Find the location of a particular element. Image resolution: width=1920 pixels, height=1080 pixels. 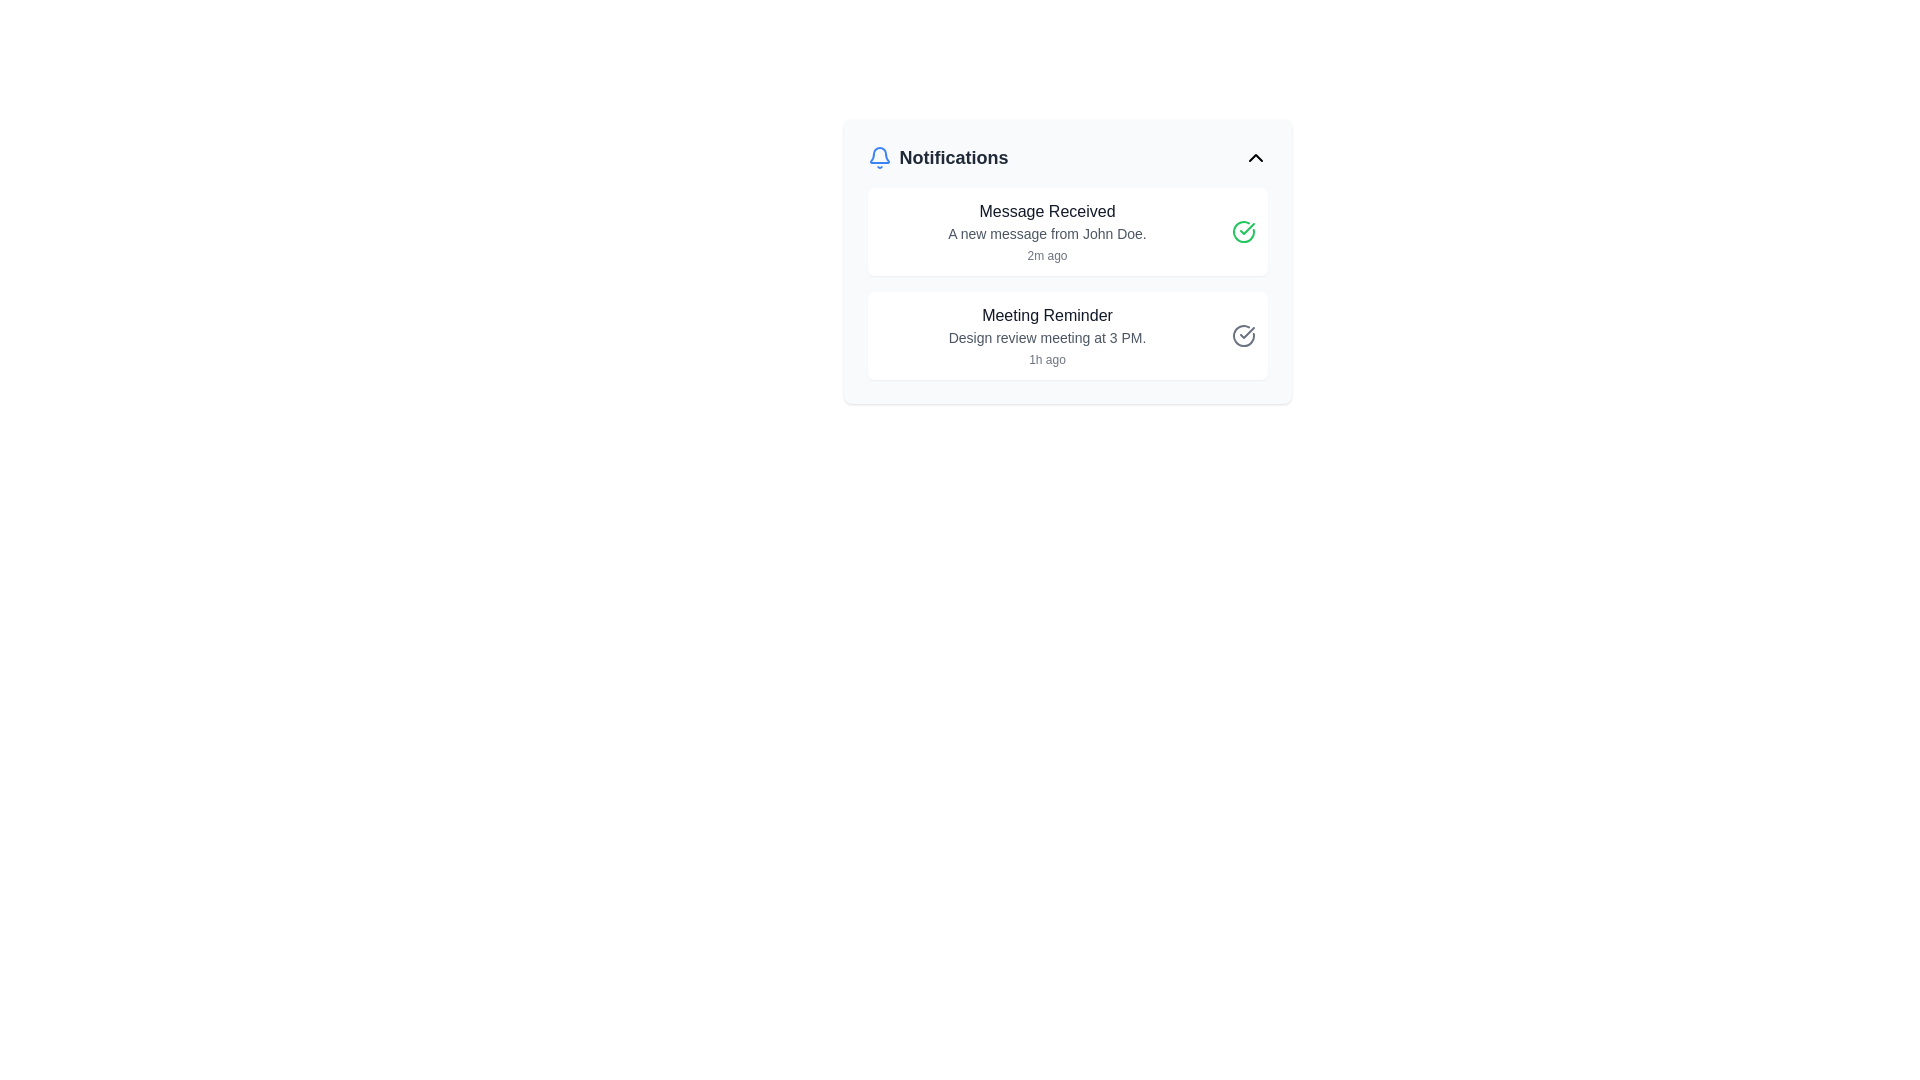

the text label displaying 'Message Received' which is the topmost element in the notification card is located at coordinates (1046, 212).